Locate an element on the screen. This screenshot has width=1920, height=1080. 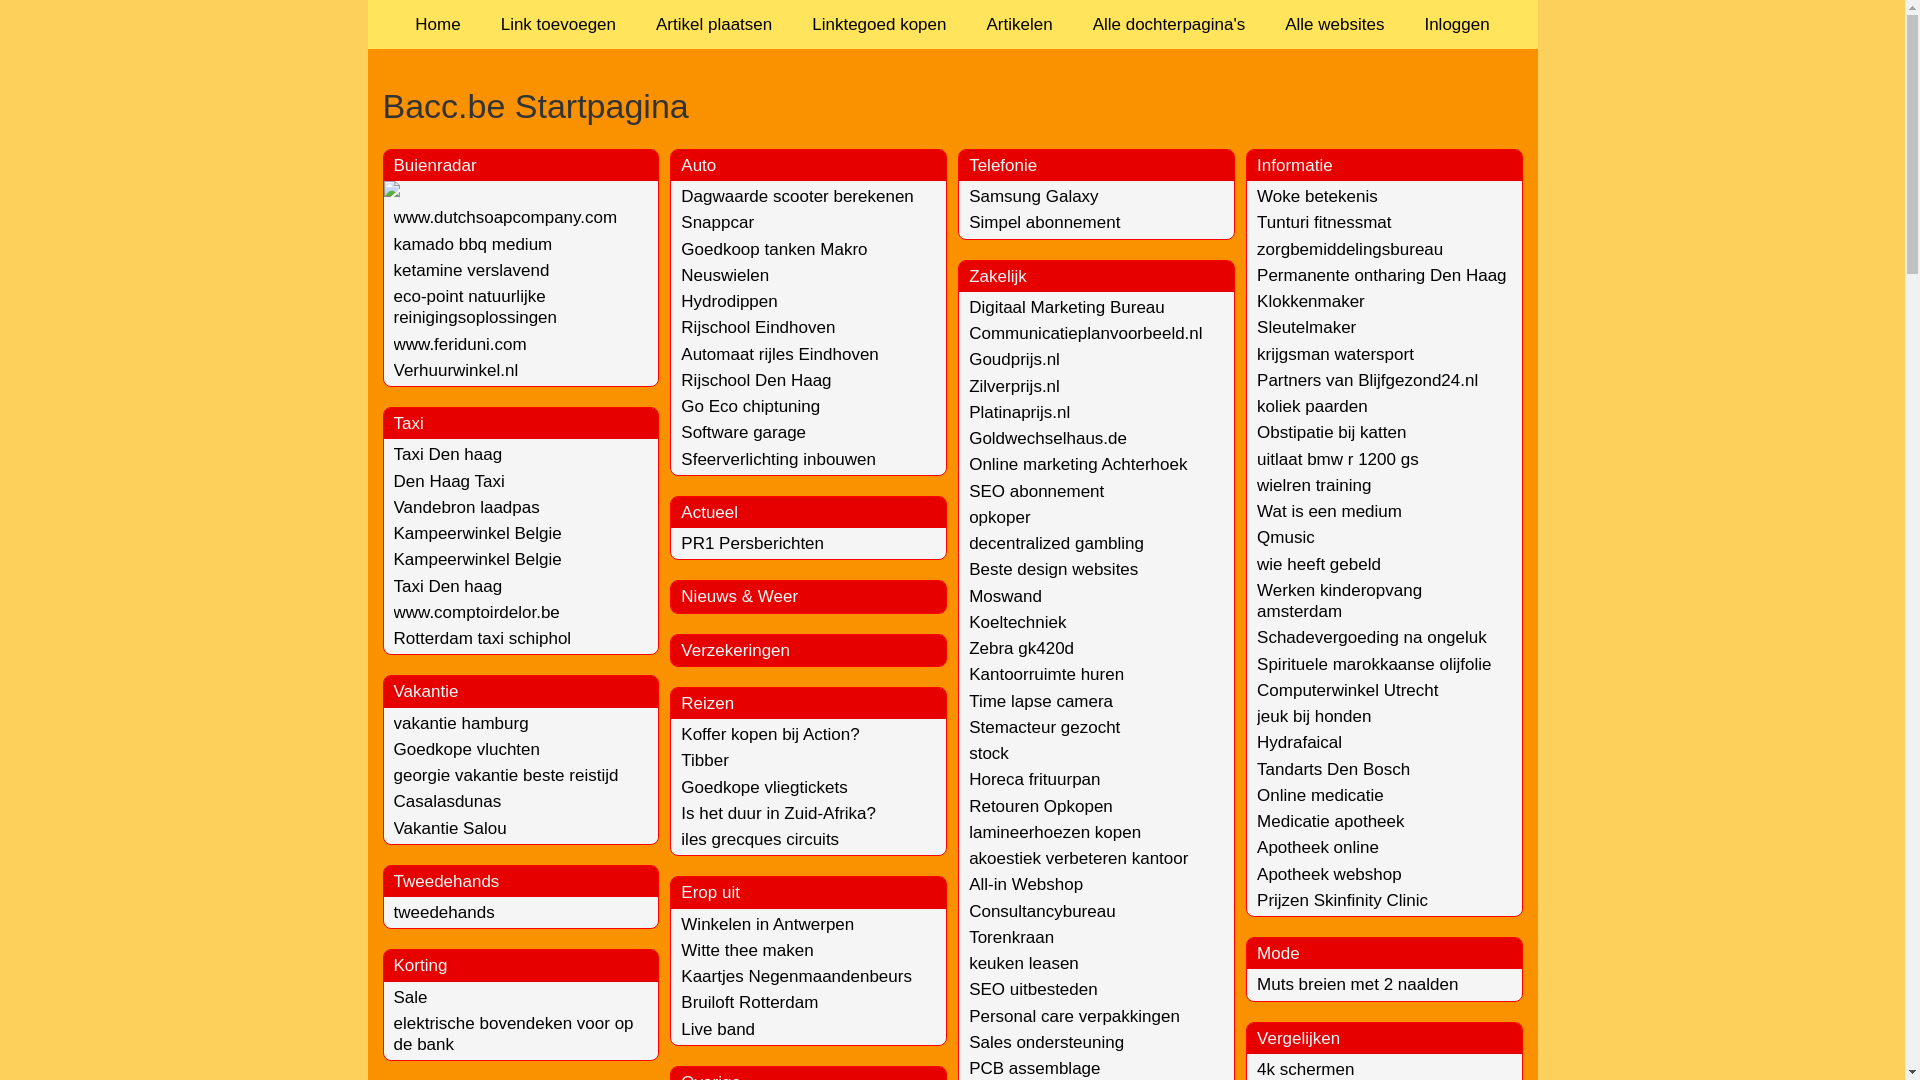
'Sale' is located at coordinates (410, 997).